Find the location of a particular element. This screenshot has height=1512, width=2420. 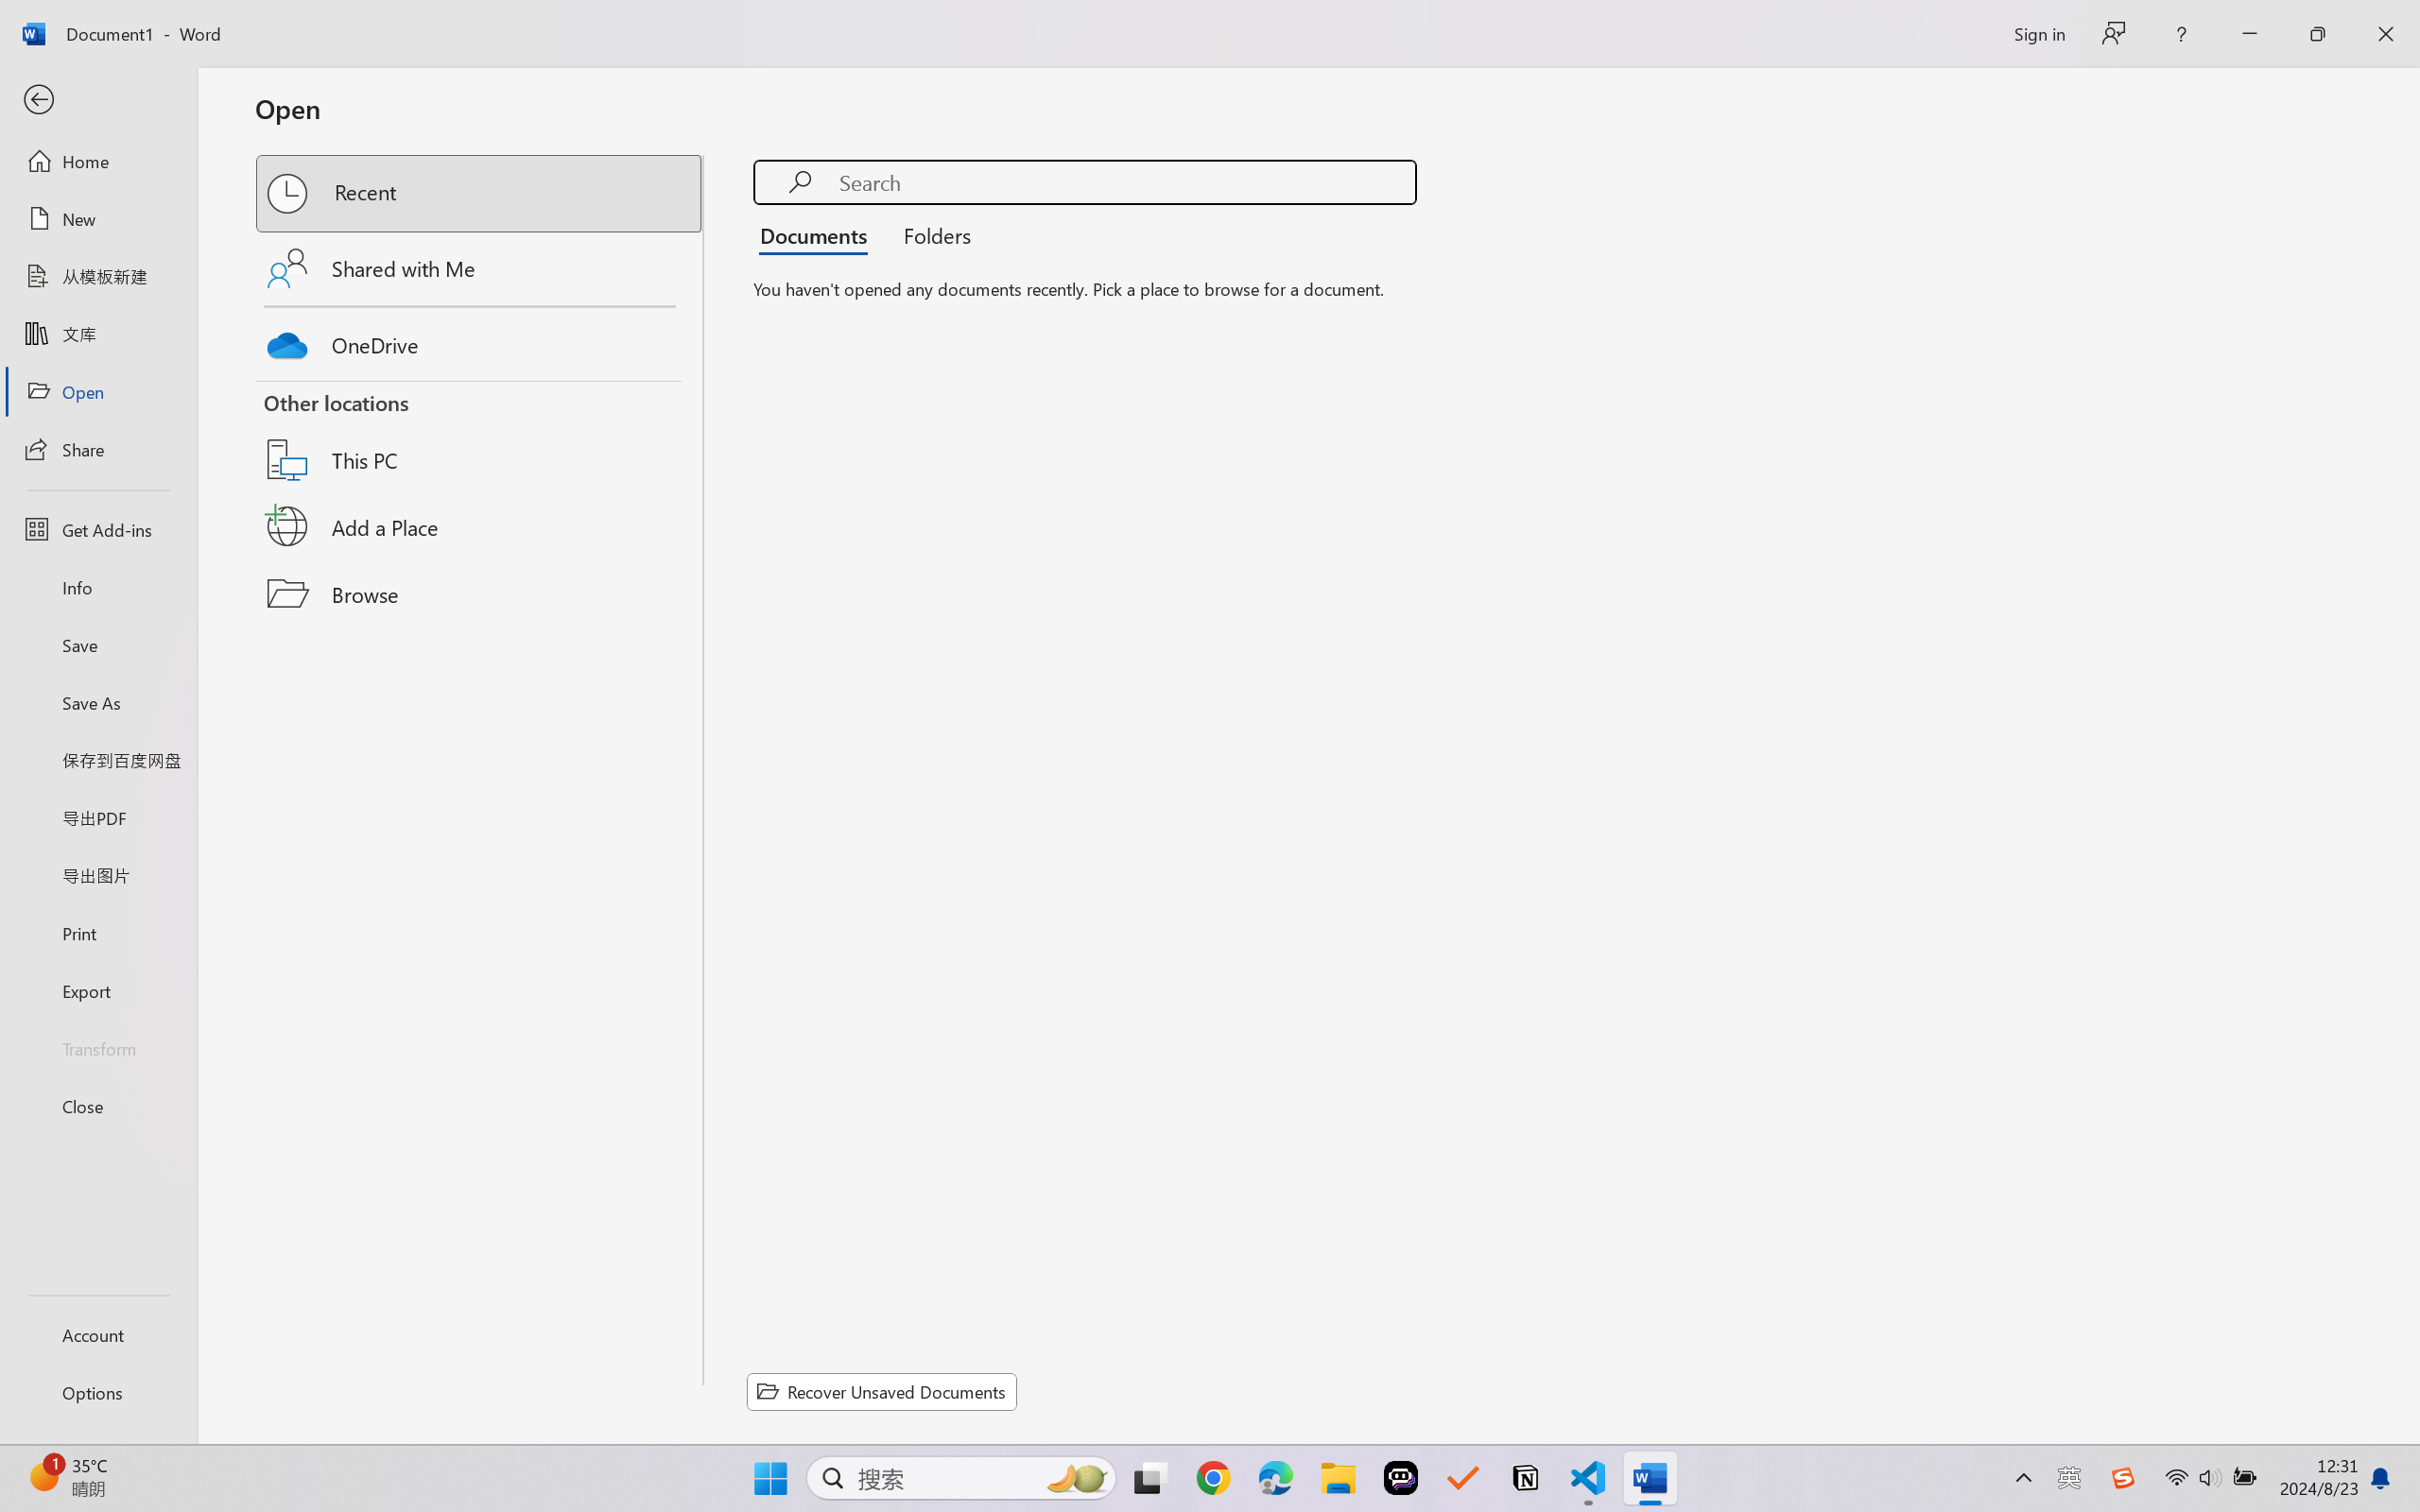

'Documents' is located at coordinates (818, 233).